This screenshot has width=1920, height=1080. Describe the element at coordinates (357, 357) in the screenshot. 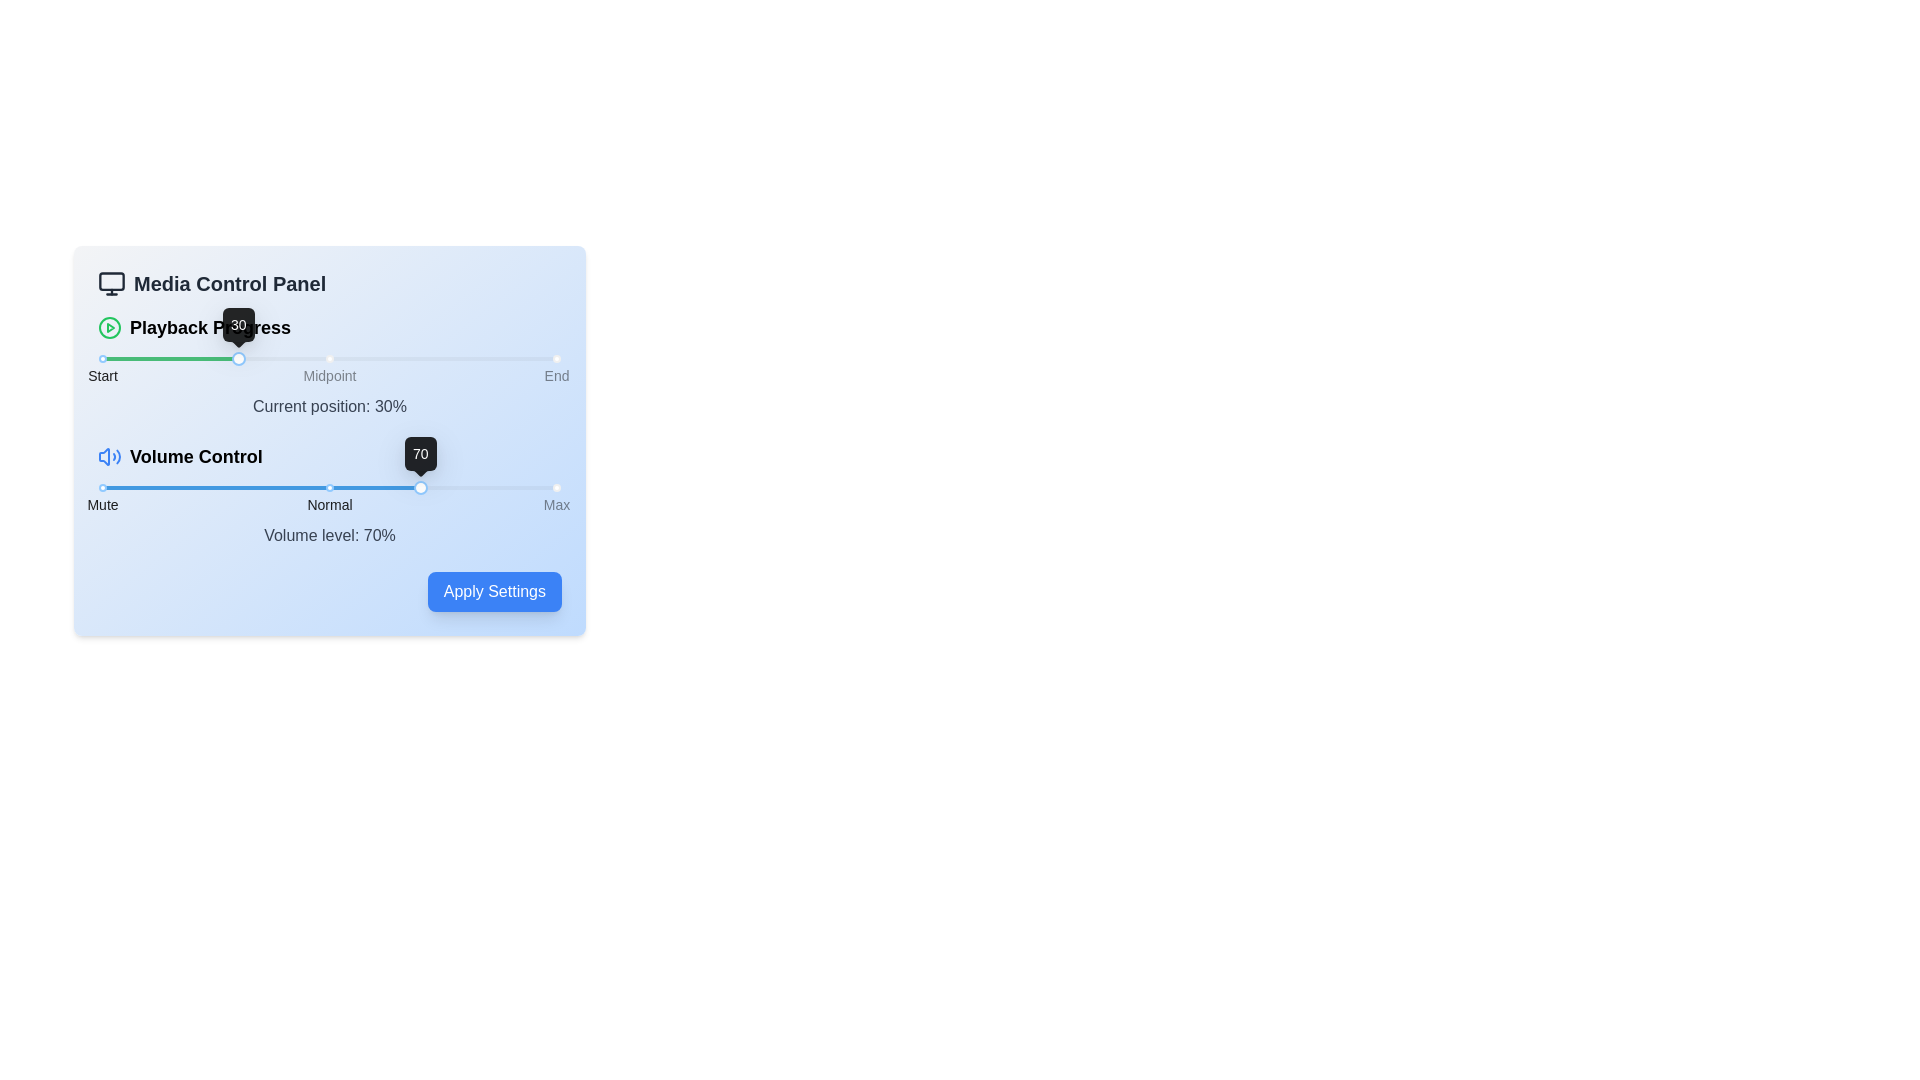

I see `playback progress` at that location.